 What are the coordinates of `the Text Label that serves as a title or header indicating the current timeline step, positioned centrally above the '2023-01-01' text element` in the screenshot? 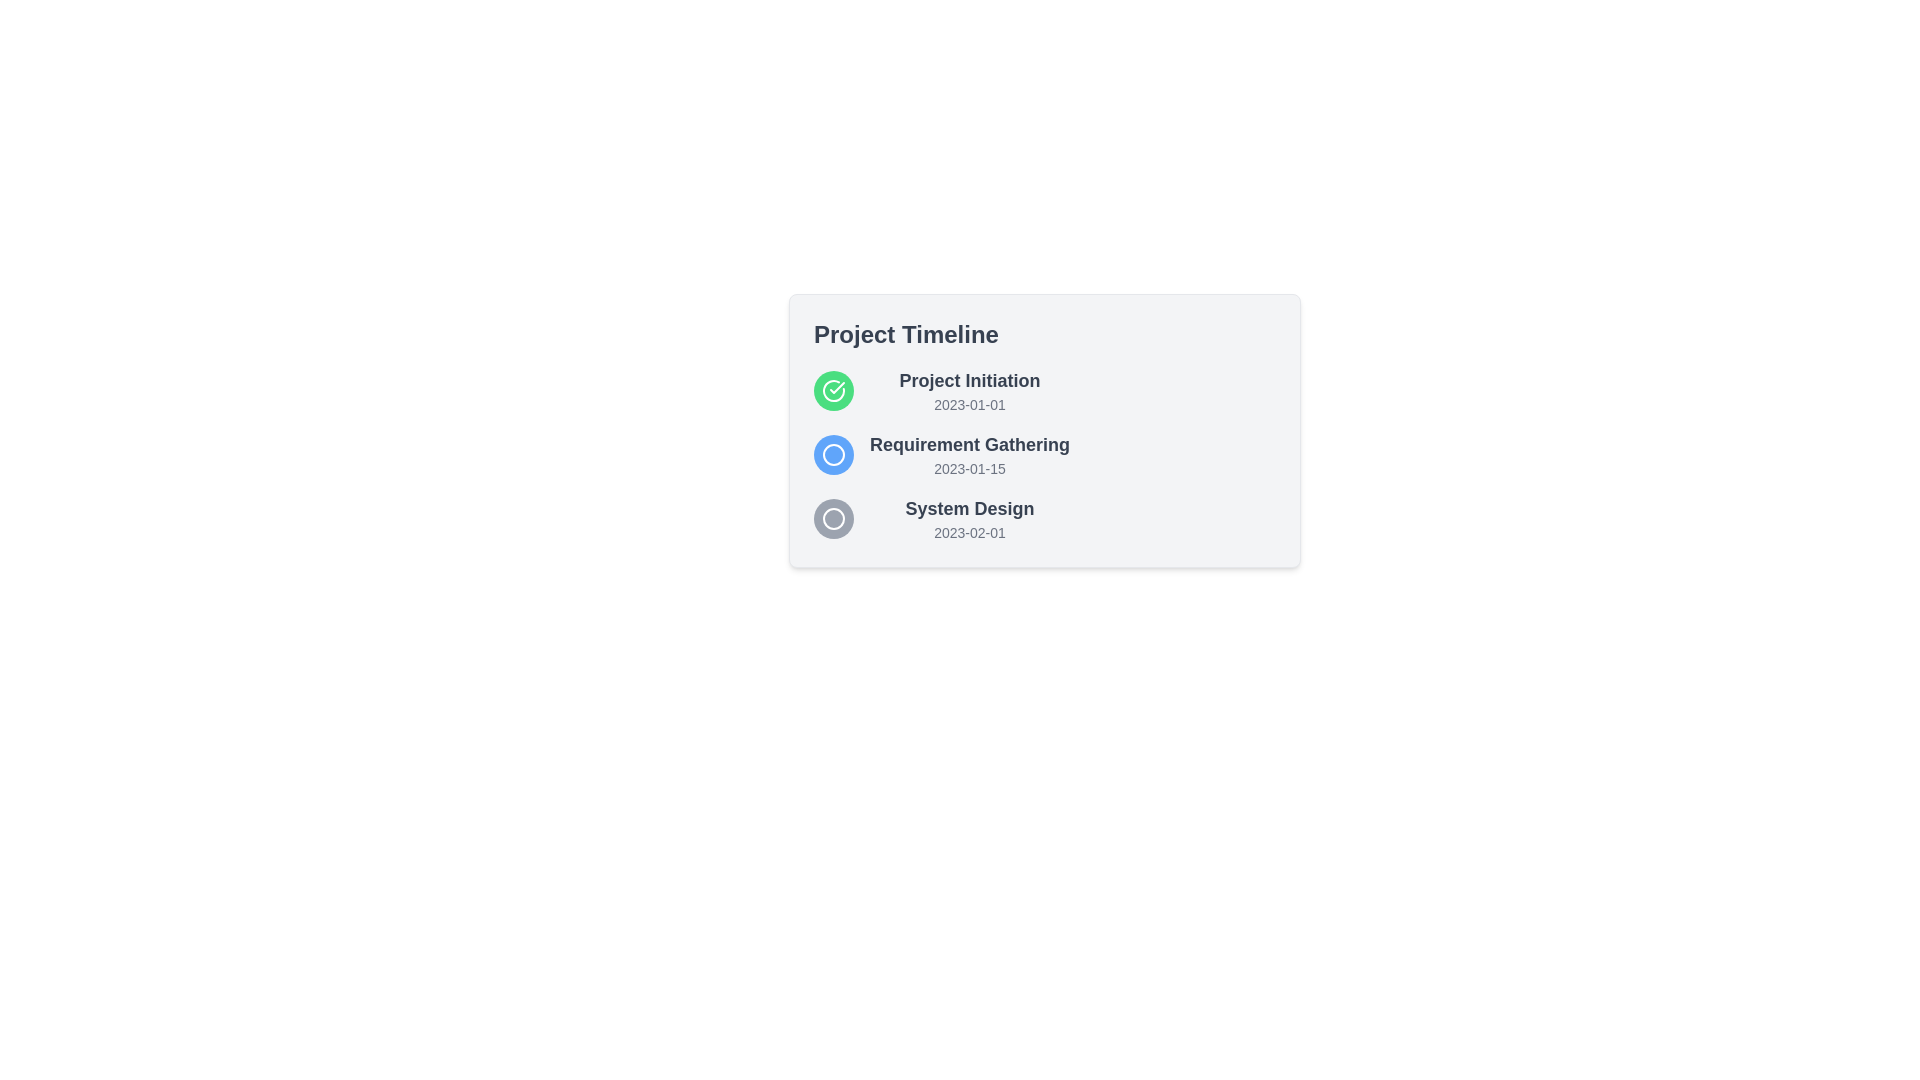 It's located at (969, 381).